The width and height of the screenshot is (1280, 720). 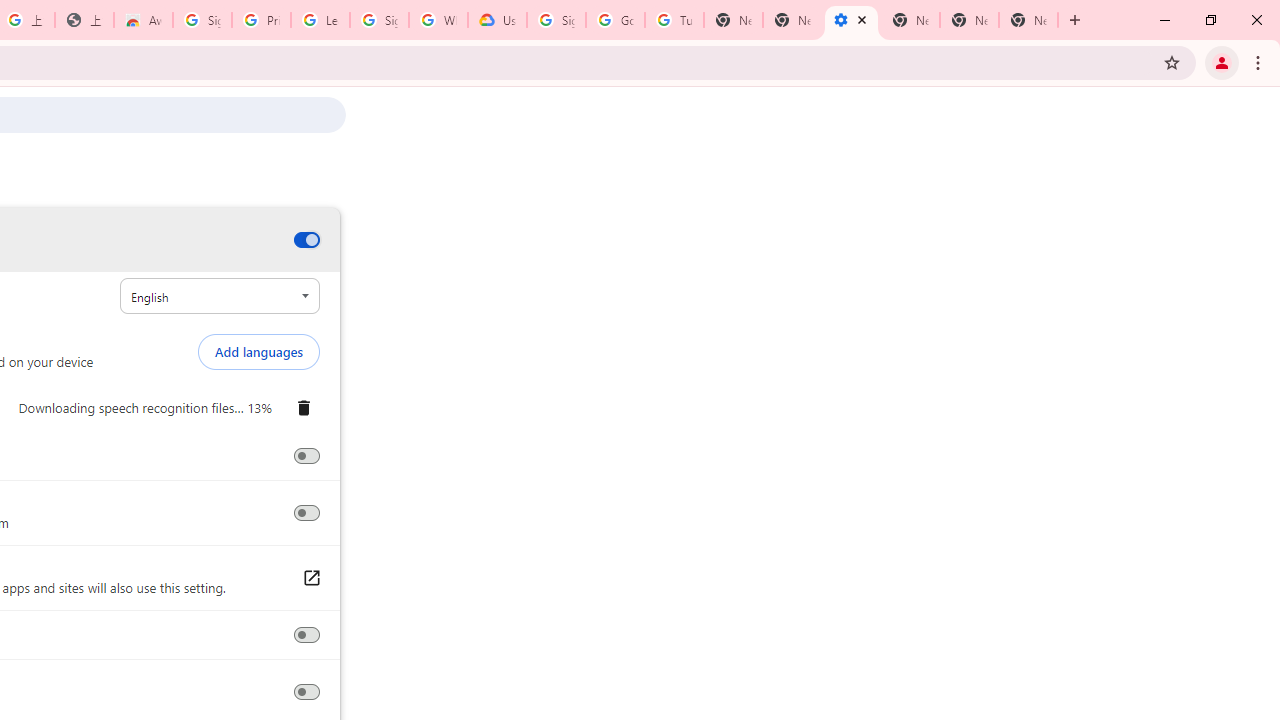 I want to click on 'Settings - Accessibility', so click(x=851, y=20).